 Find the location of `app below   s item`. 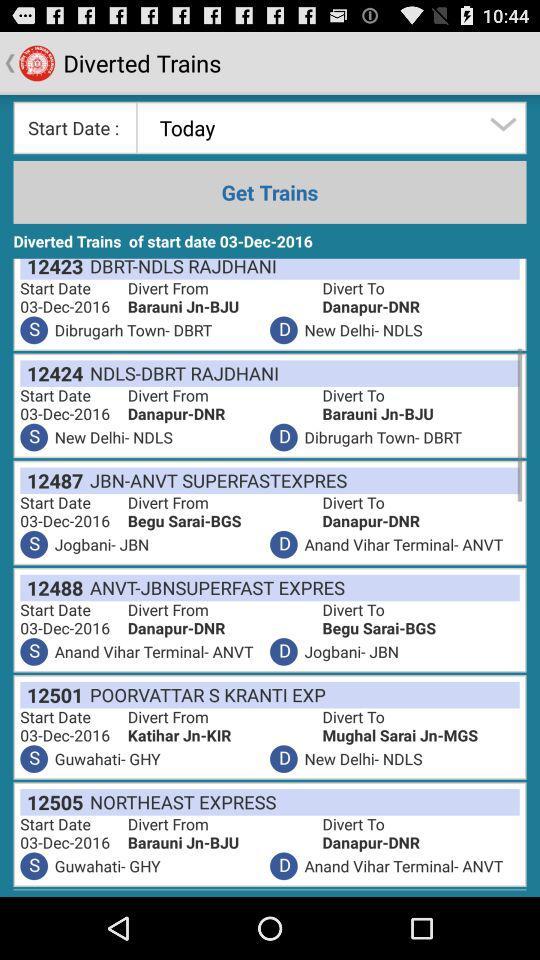

app below   s item is located at coordinates (51, 372).